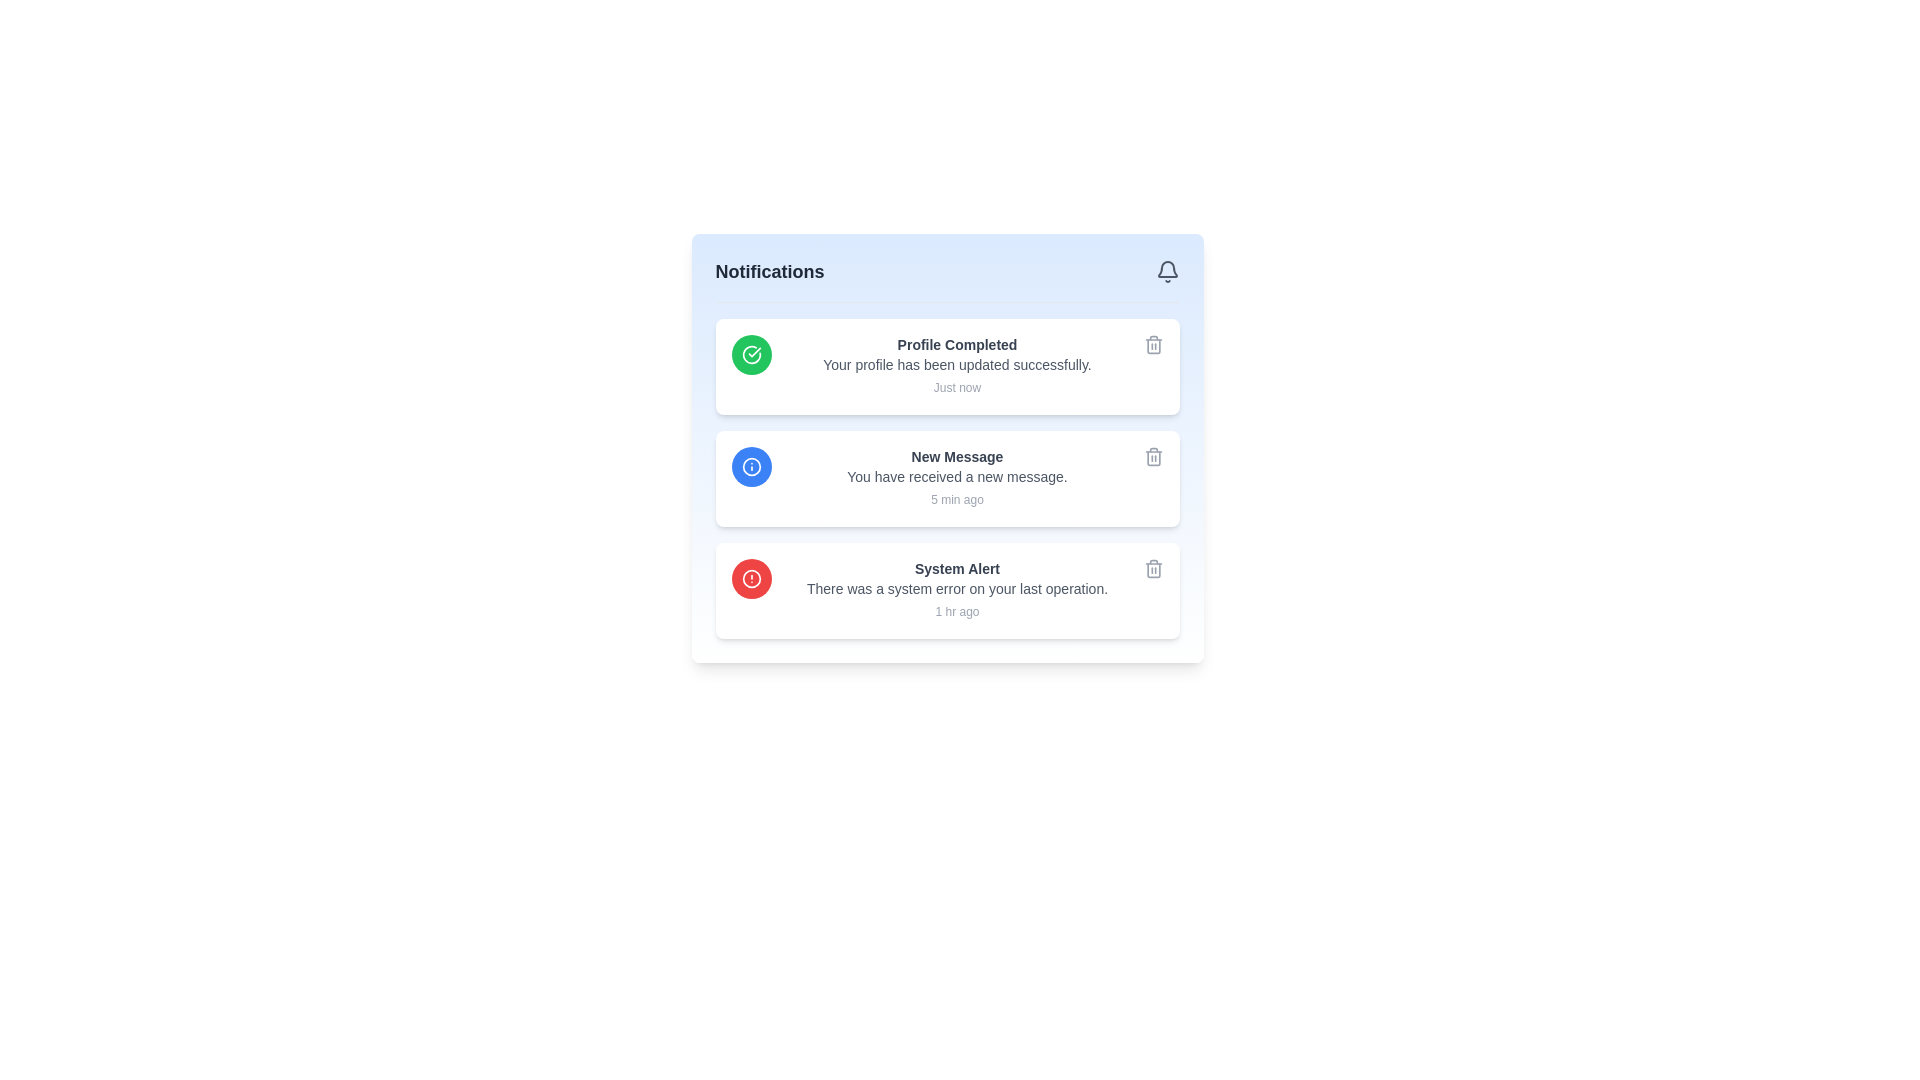 The image size is (1920, 1080). What do you see at coordinates (946, 478) in the screenshot?
I see `the notification card displaying a new message, which is the second card in the vertical list of notifications, located between 'Profile Completed' and 'System Alert'` at bounding box center [946, 478].